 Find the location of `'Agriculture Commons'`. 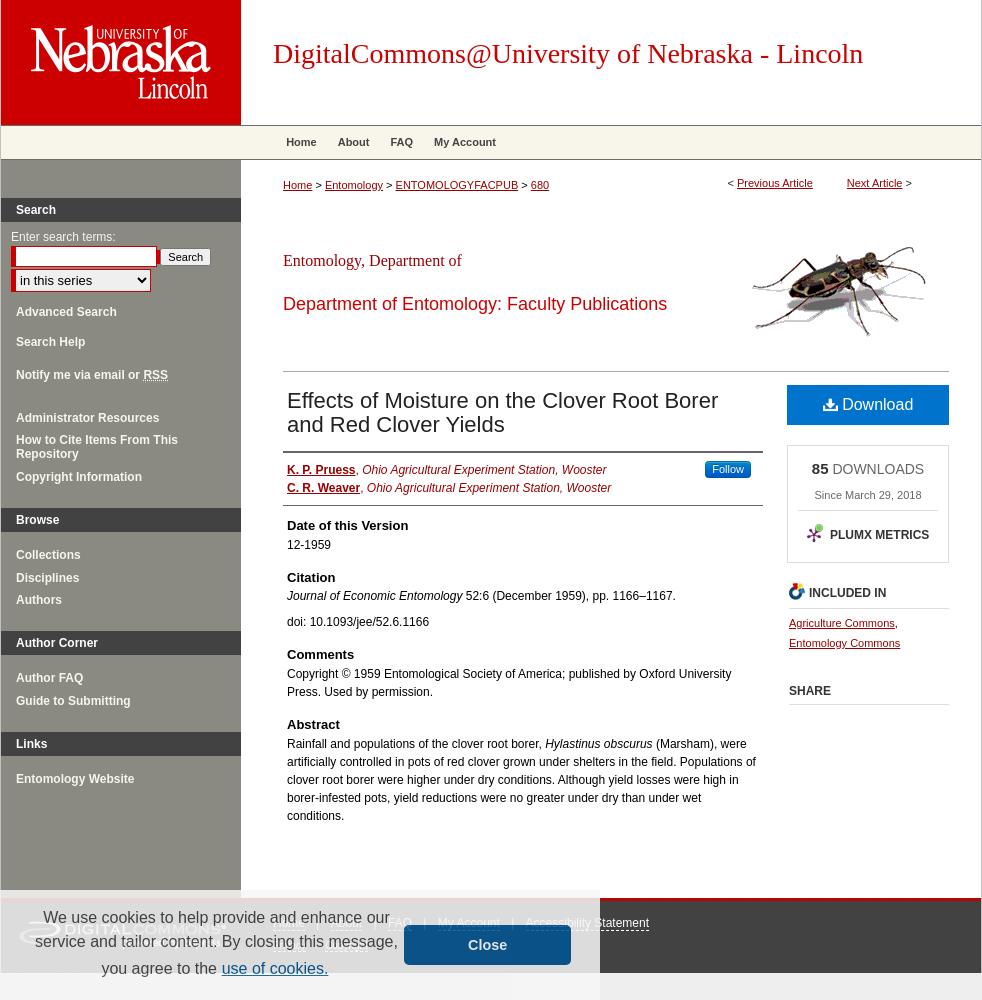

'Agriculture Commons' is located at coordinates (841, 621).